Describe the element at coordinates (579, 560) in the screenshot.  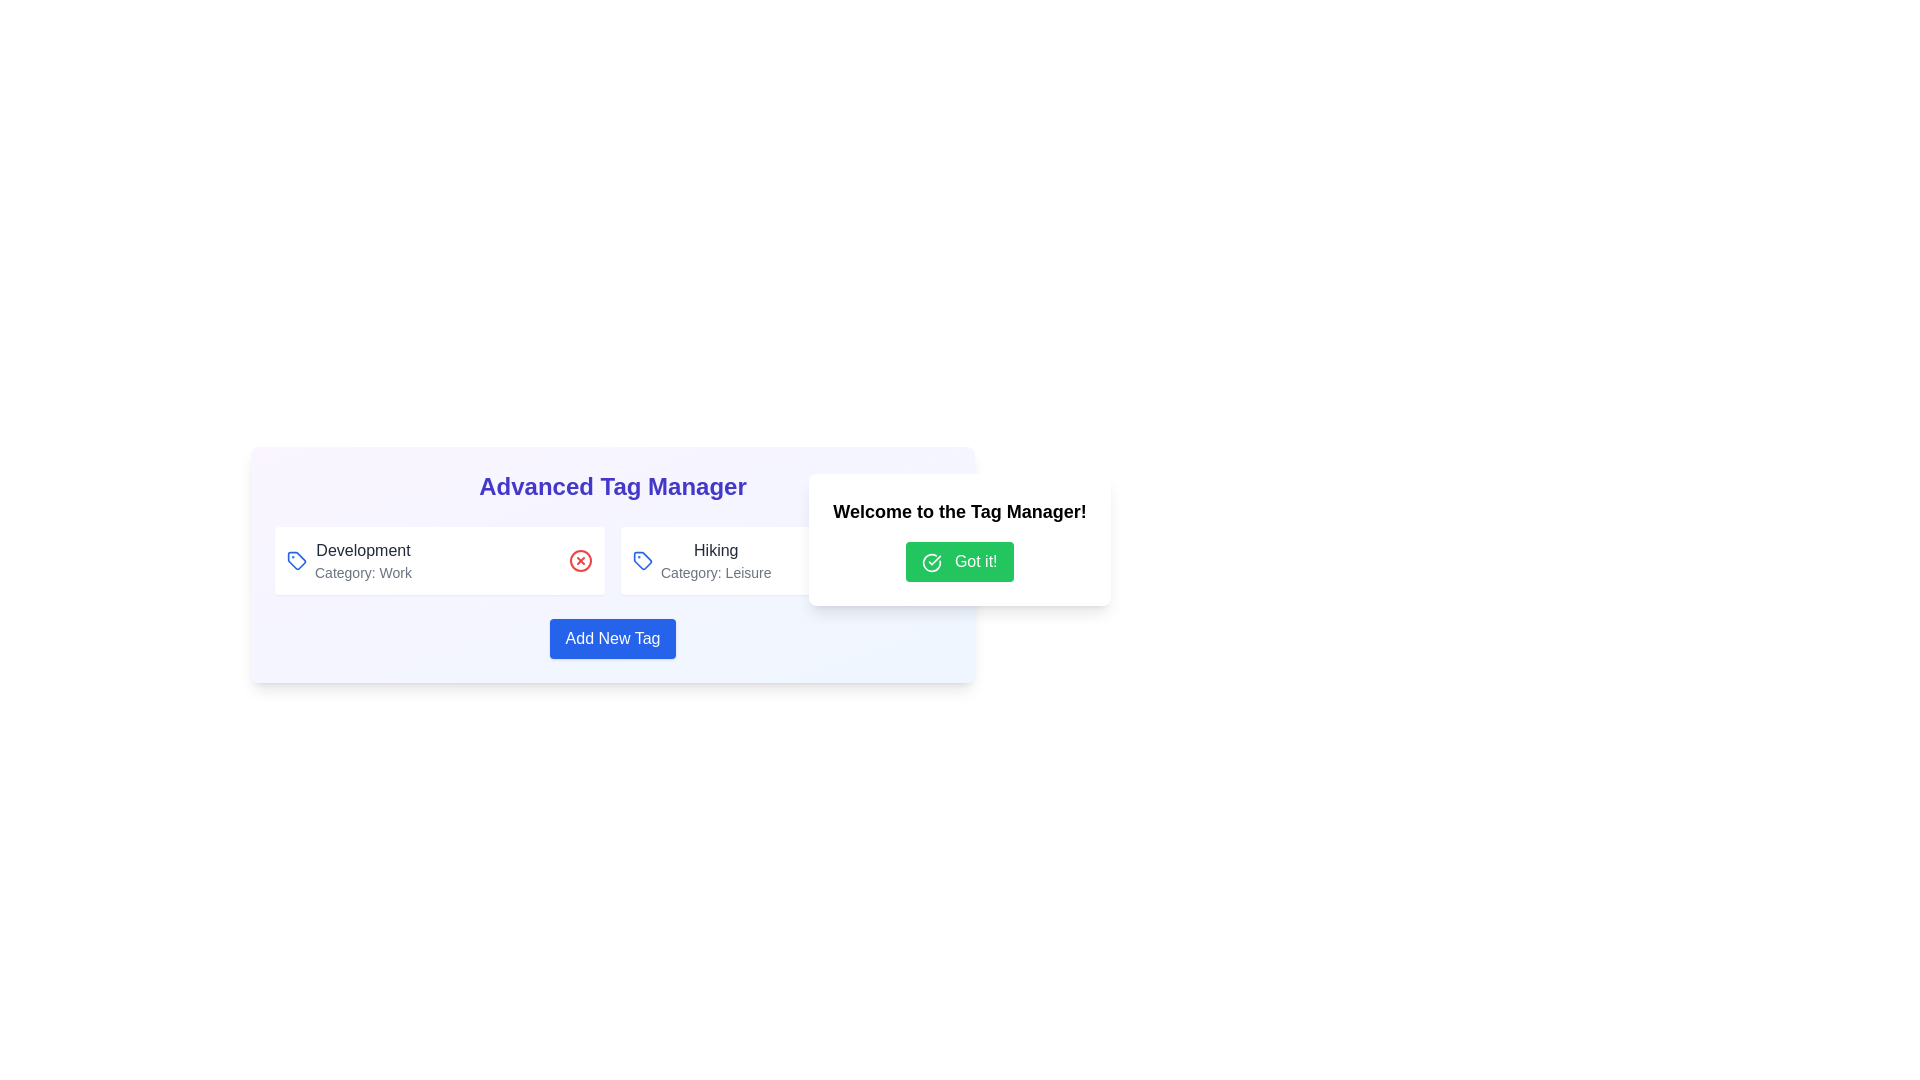
I see `the button located on the far right of the row containing the 'Development' tag` at that location.